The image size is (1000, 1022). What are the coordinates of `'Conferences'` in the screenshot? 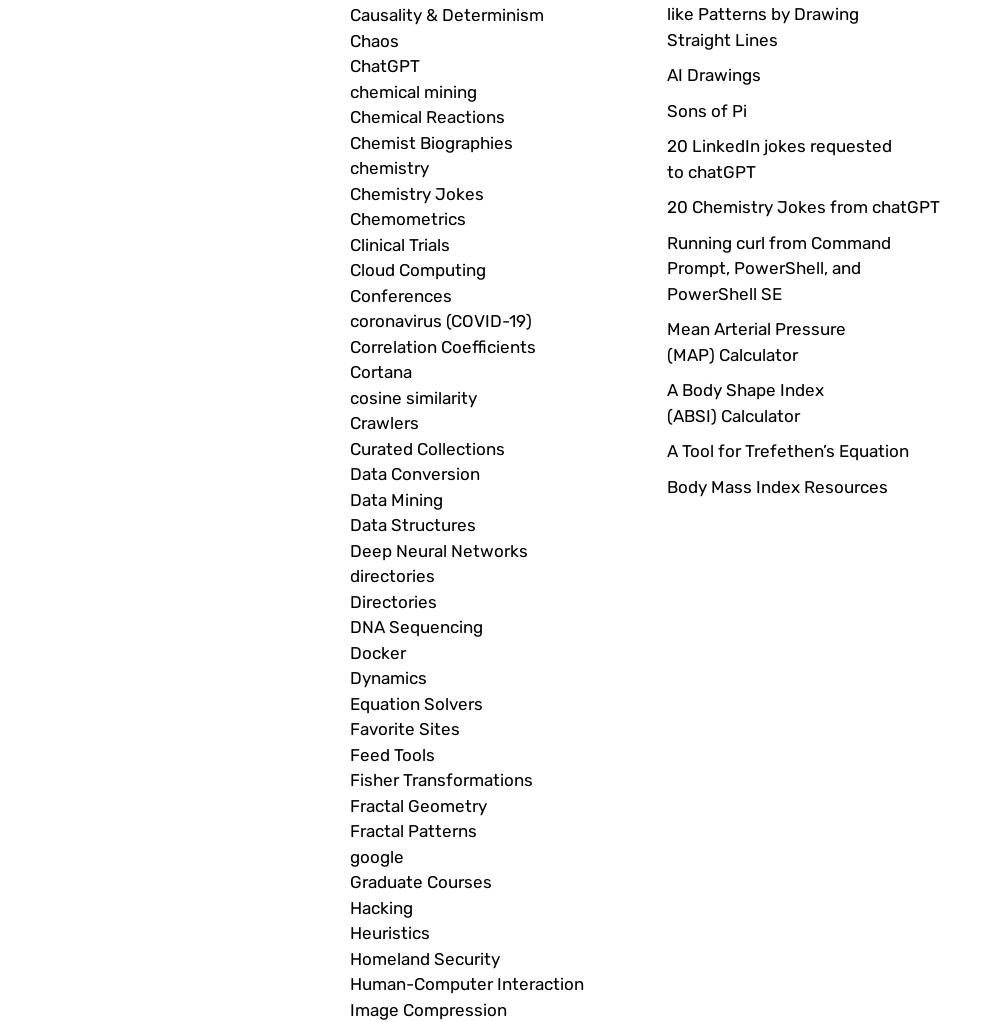 It's located at (401, 293).